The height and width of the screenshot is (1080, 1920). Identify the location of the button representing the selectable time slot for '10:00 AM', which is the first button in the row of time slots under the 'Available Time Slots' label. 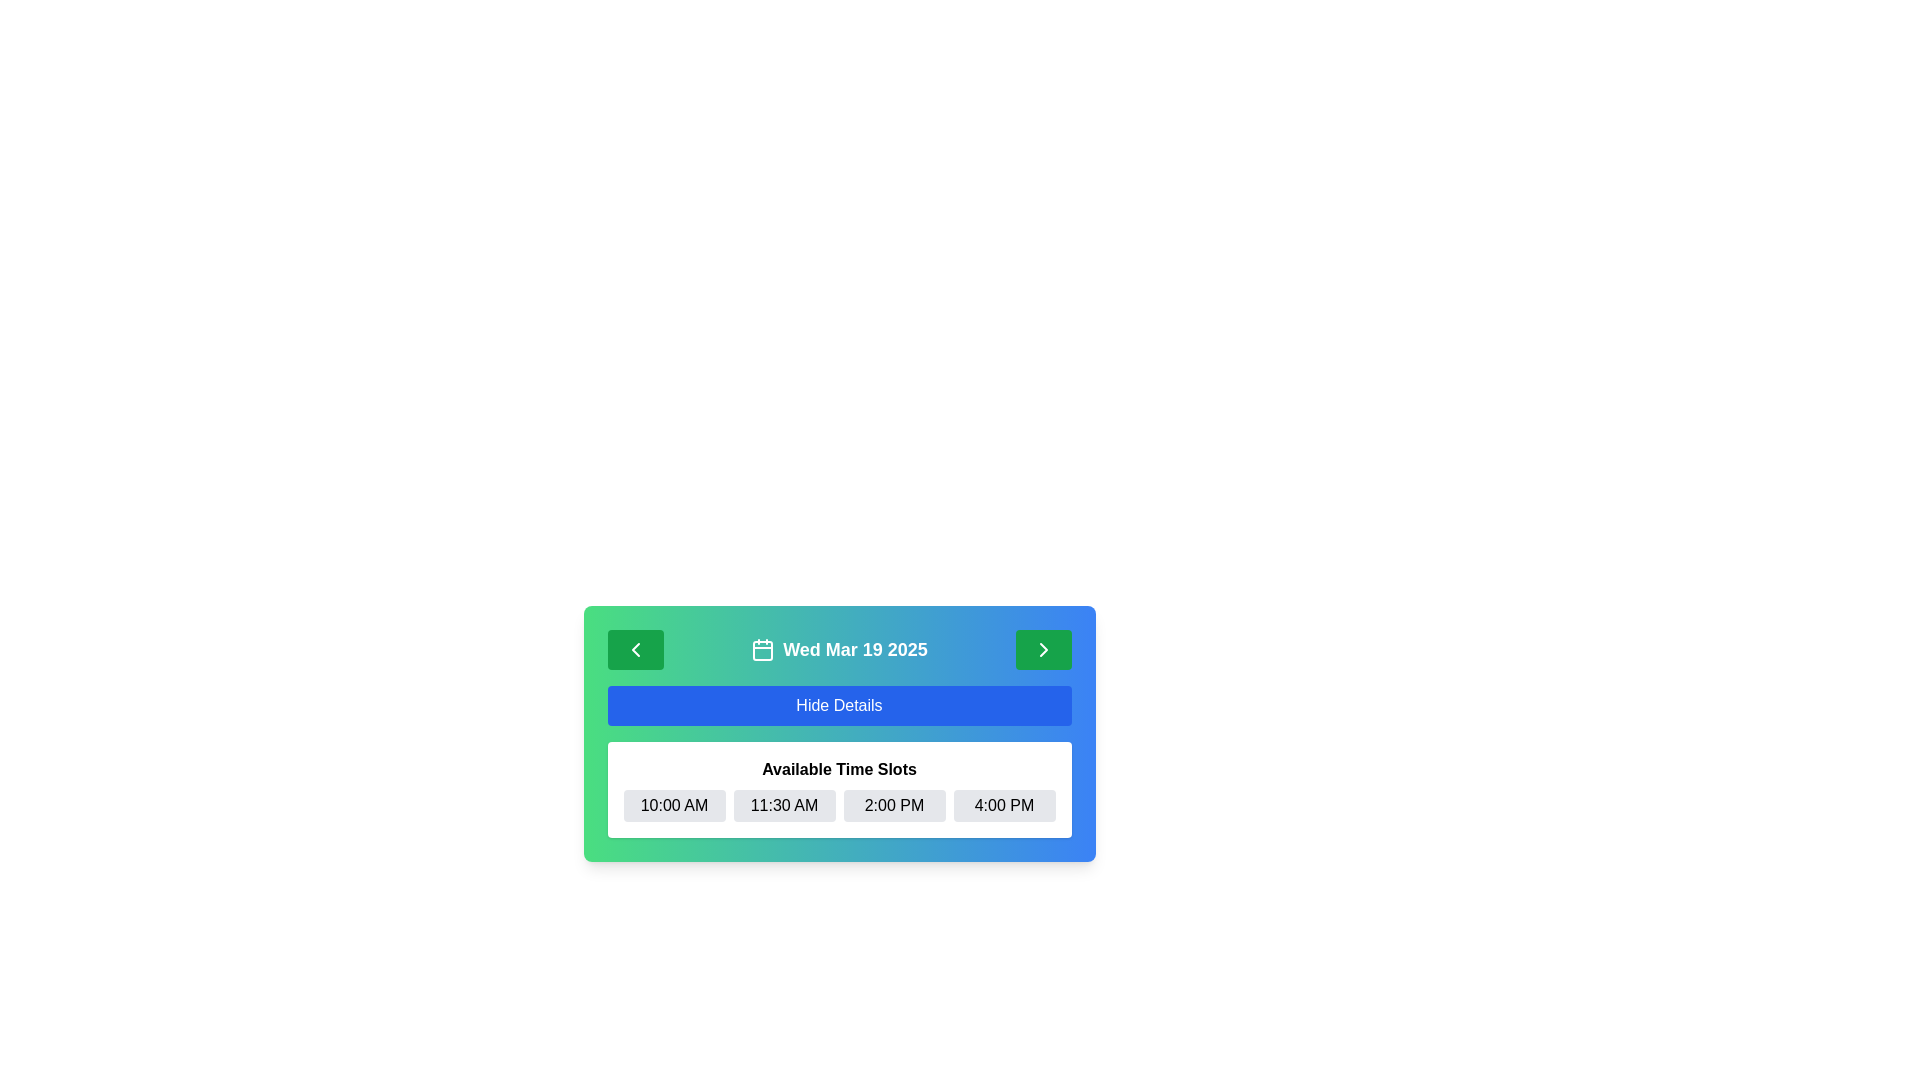
(674, 805).